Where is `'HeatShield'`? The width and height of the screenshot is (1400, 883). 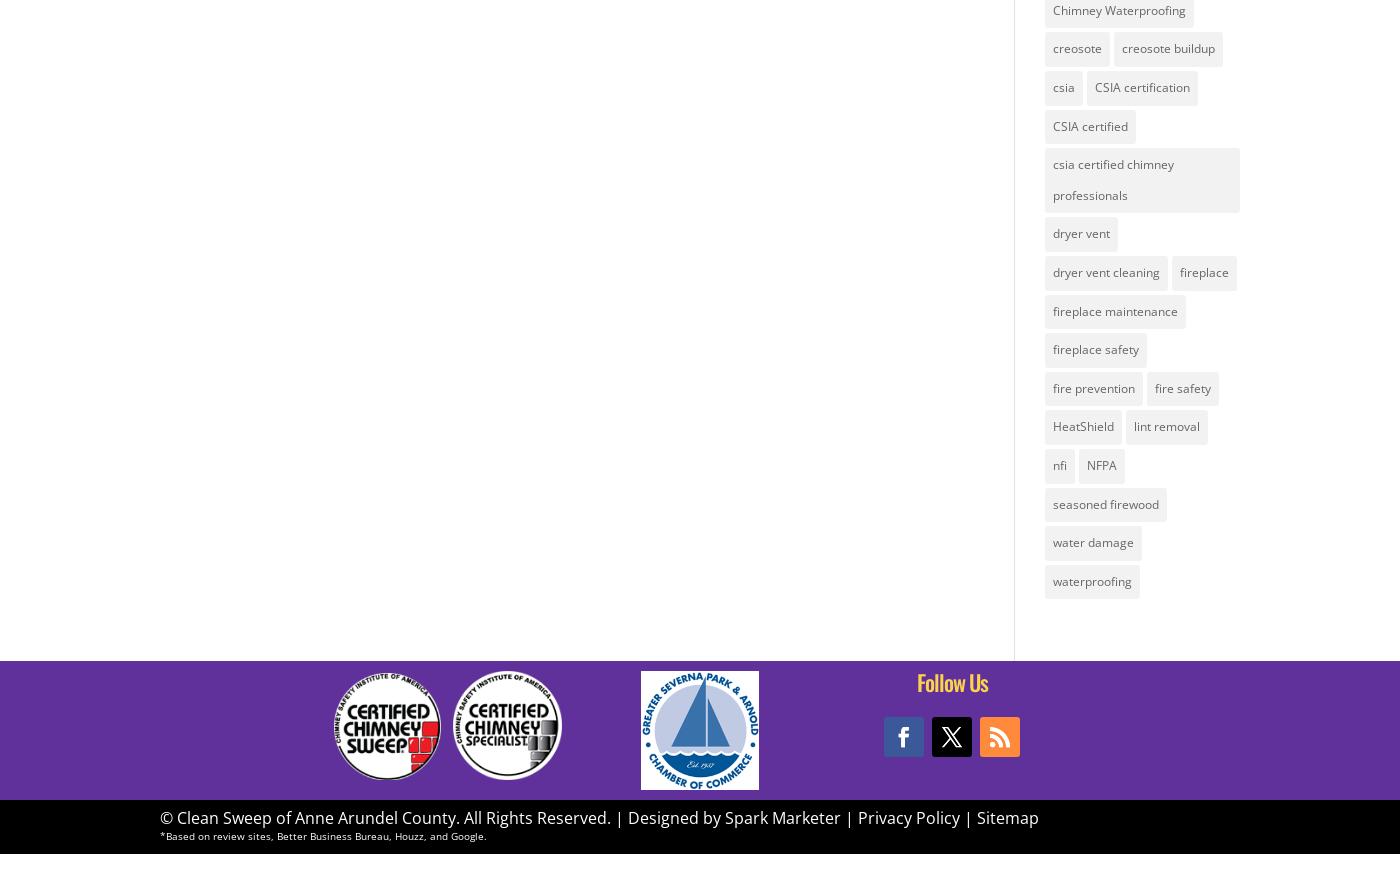
'HeatShield' is located at coordinates (1082, 426).